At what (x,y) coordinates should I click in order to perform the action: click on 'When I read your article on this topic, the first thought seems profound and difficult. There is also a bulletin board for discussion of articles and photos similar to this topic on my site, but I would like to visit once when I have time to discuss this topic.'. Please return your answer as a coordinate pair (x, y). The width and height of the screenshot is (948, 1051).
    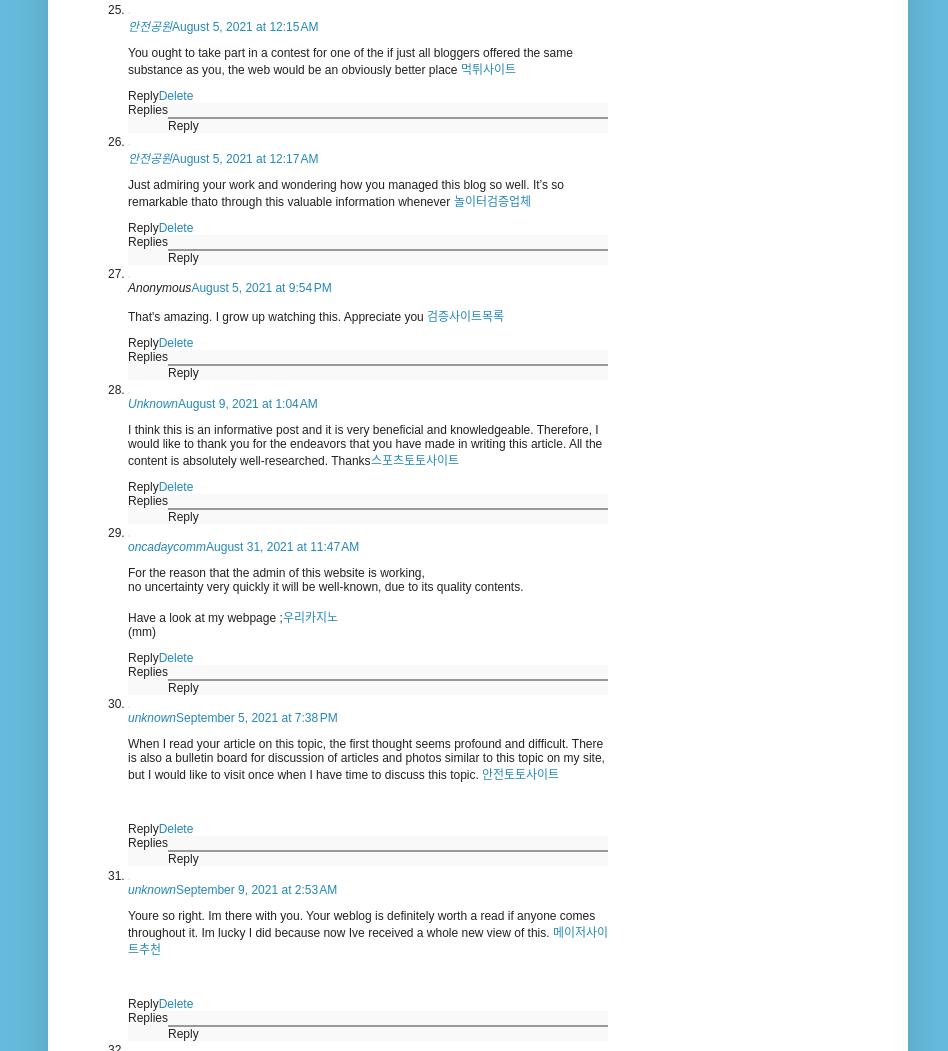
    Looking at the image, I should click on (365, 759).